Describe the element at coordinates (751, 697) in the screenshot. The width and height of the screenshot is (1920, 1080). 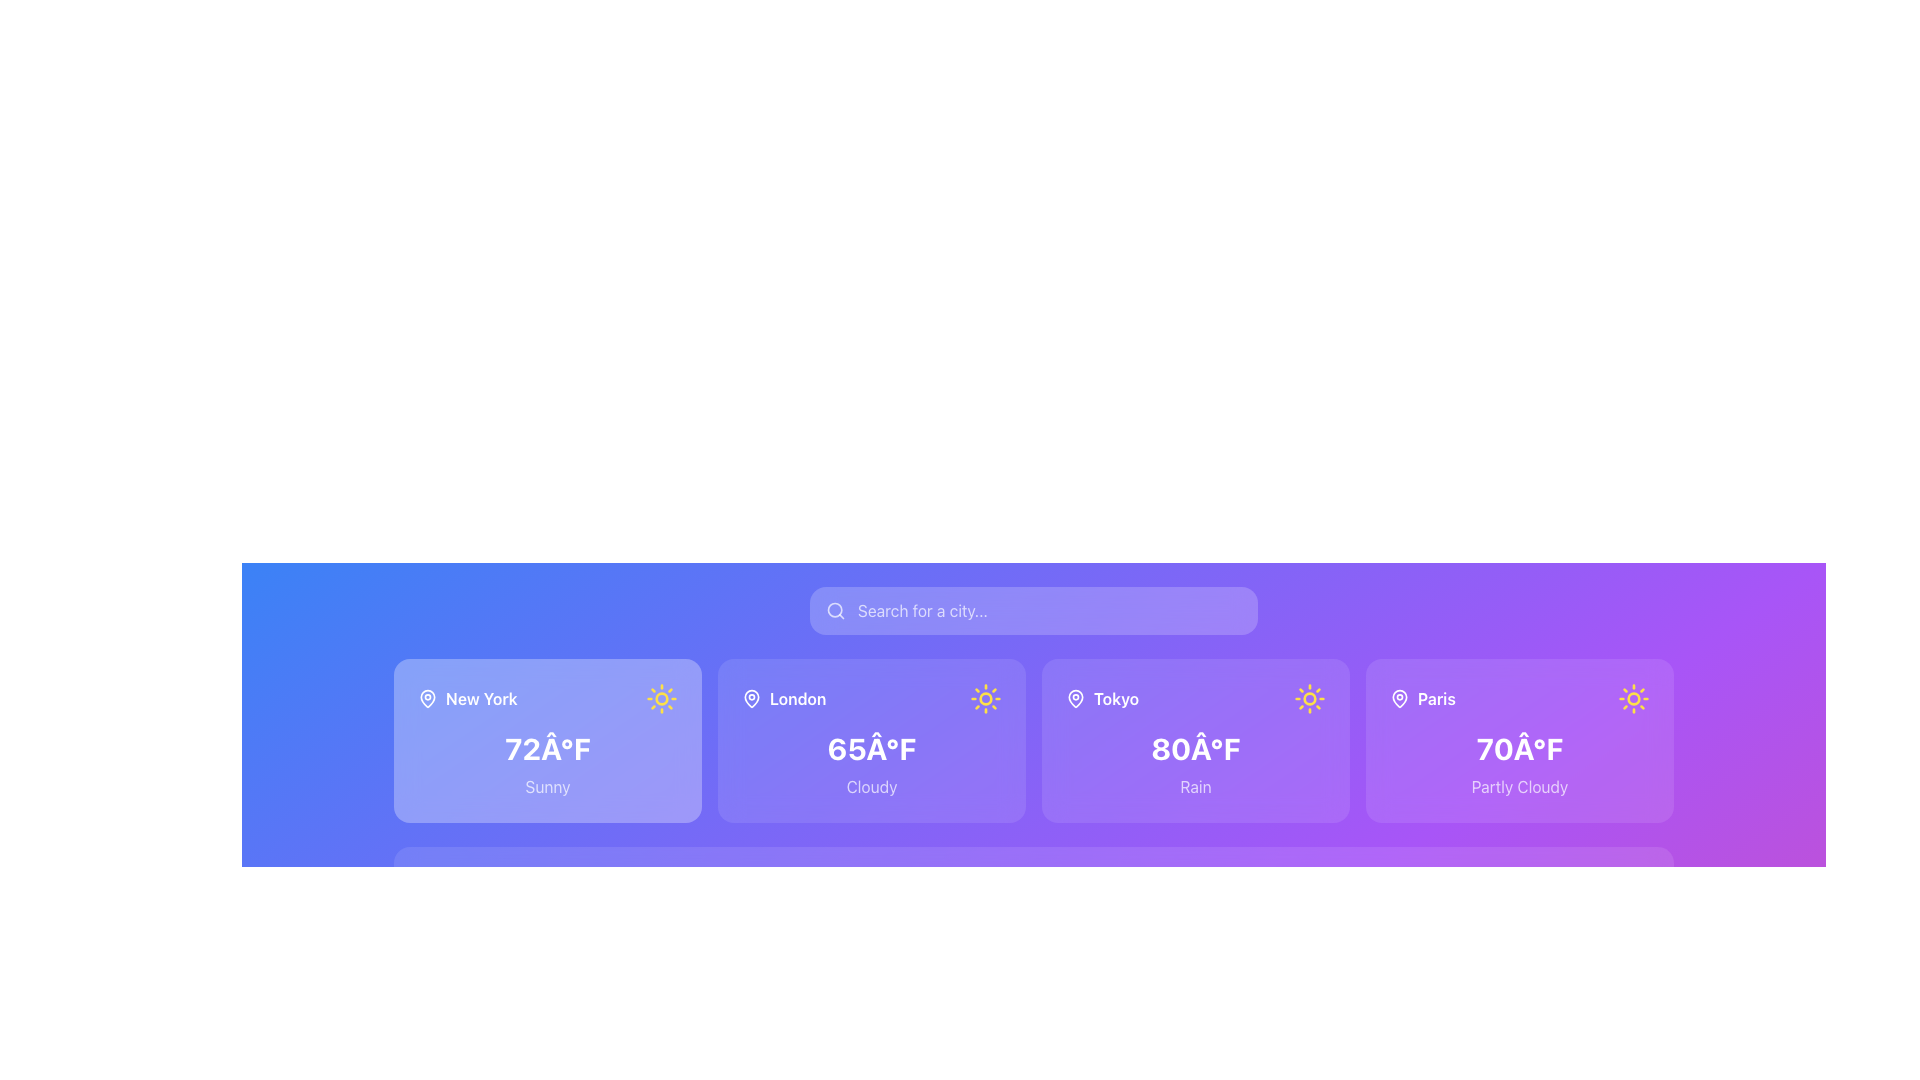
I see `the map pin icon located to the left of the text 'London' within the second weather card` at that location.